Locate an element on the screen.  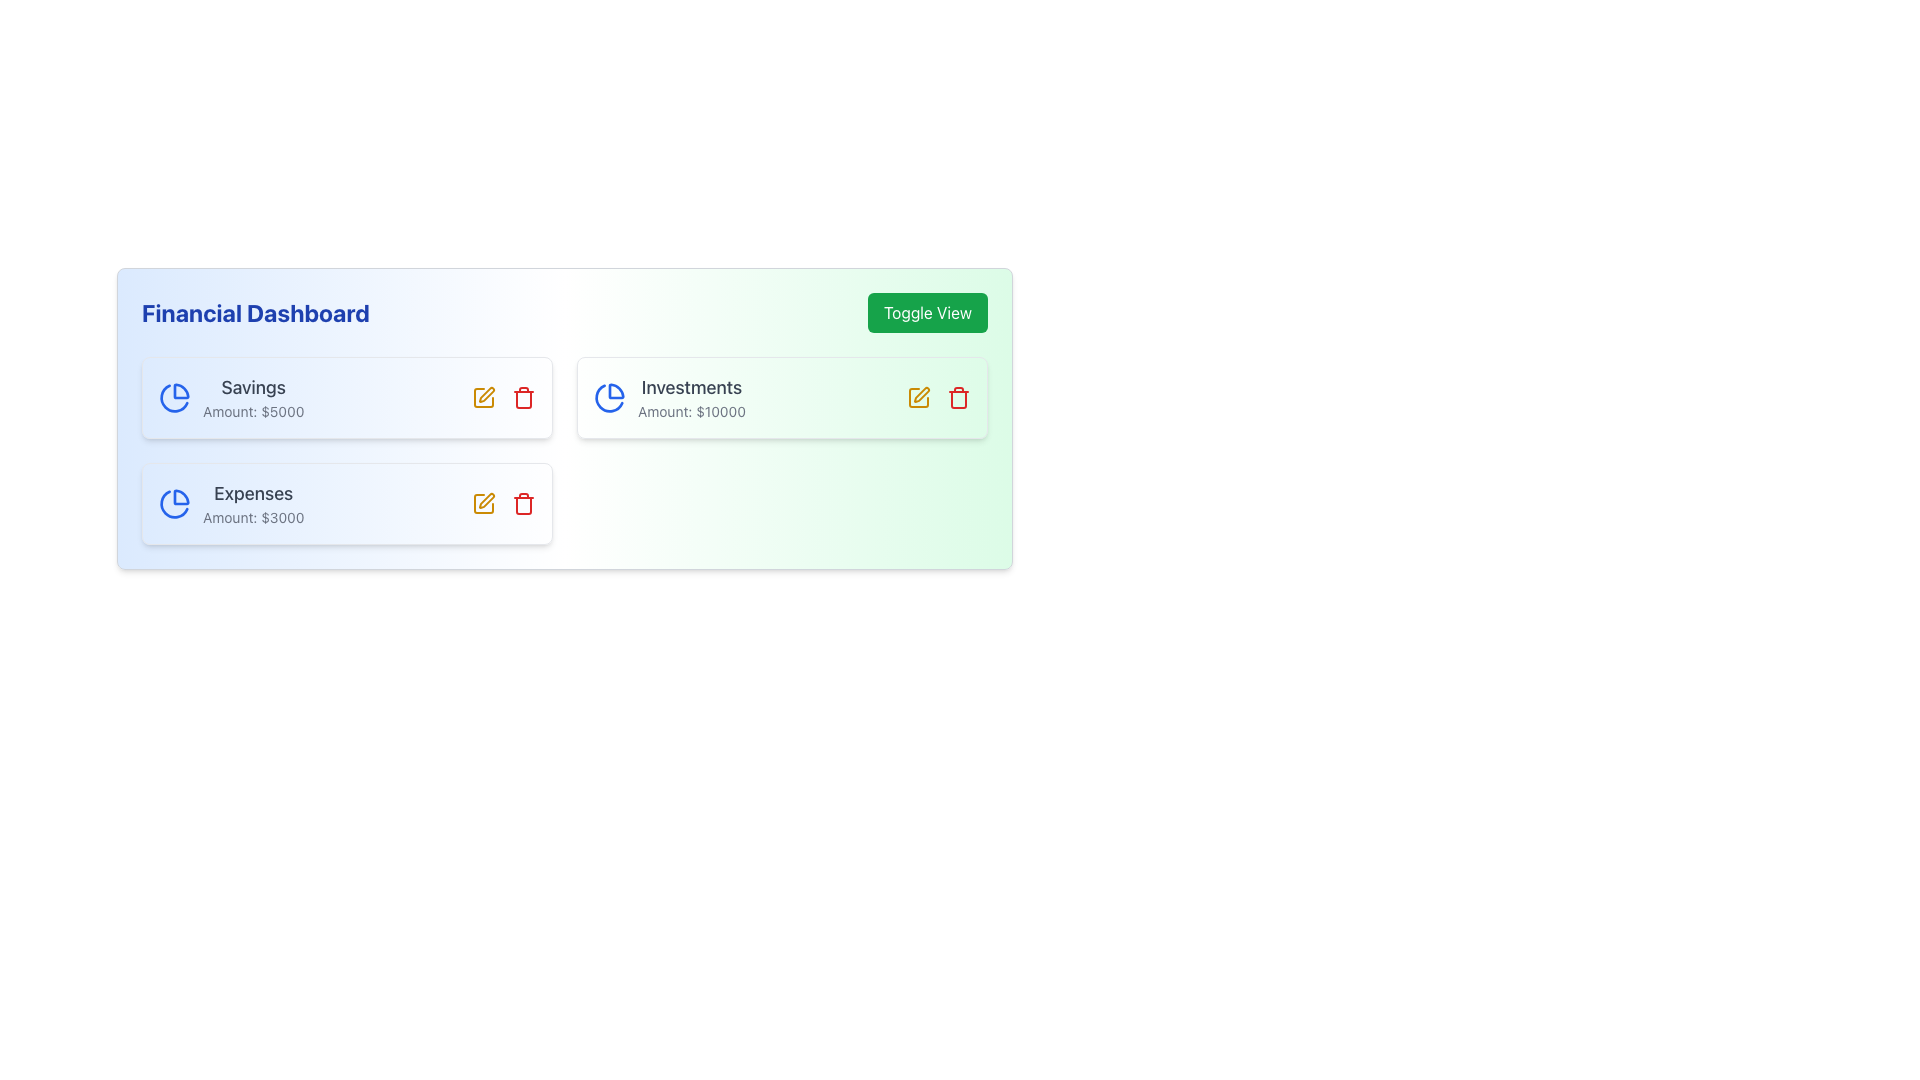
the circular pie chart icon with a blue outline and white fill, which is located next to the text 'Investments' in the 'Investments' card is located at coordinates (608, 397).